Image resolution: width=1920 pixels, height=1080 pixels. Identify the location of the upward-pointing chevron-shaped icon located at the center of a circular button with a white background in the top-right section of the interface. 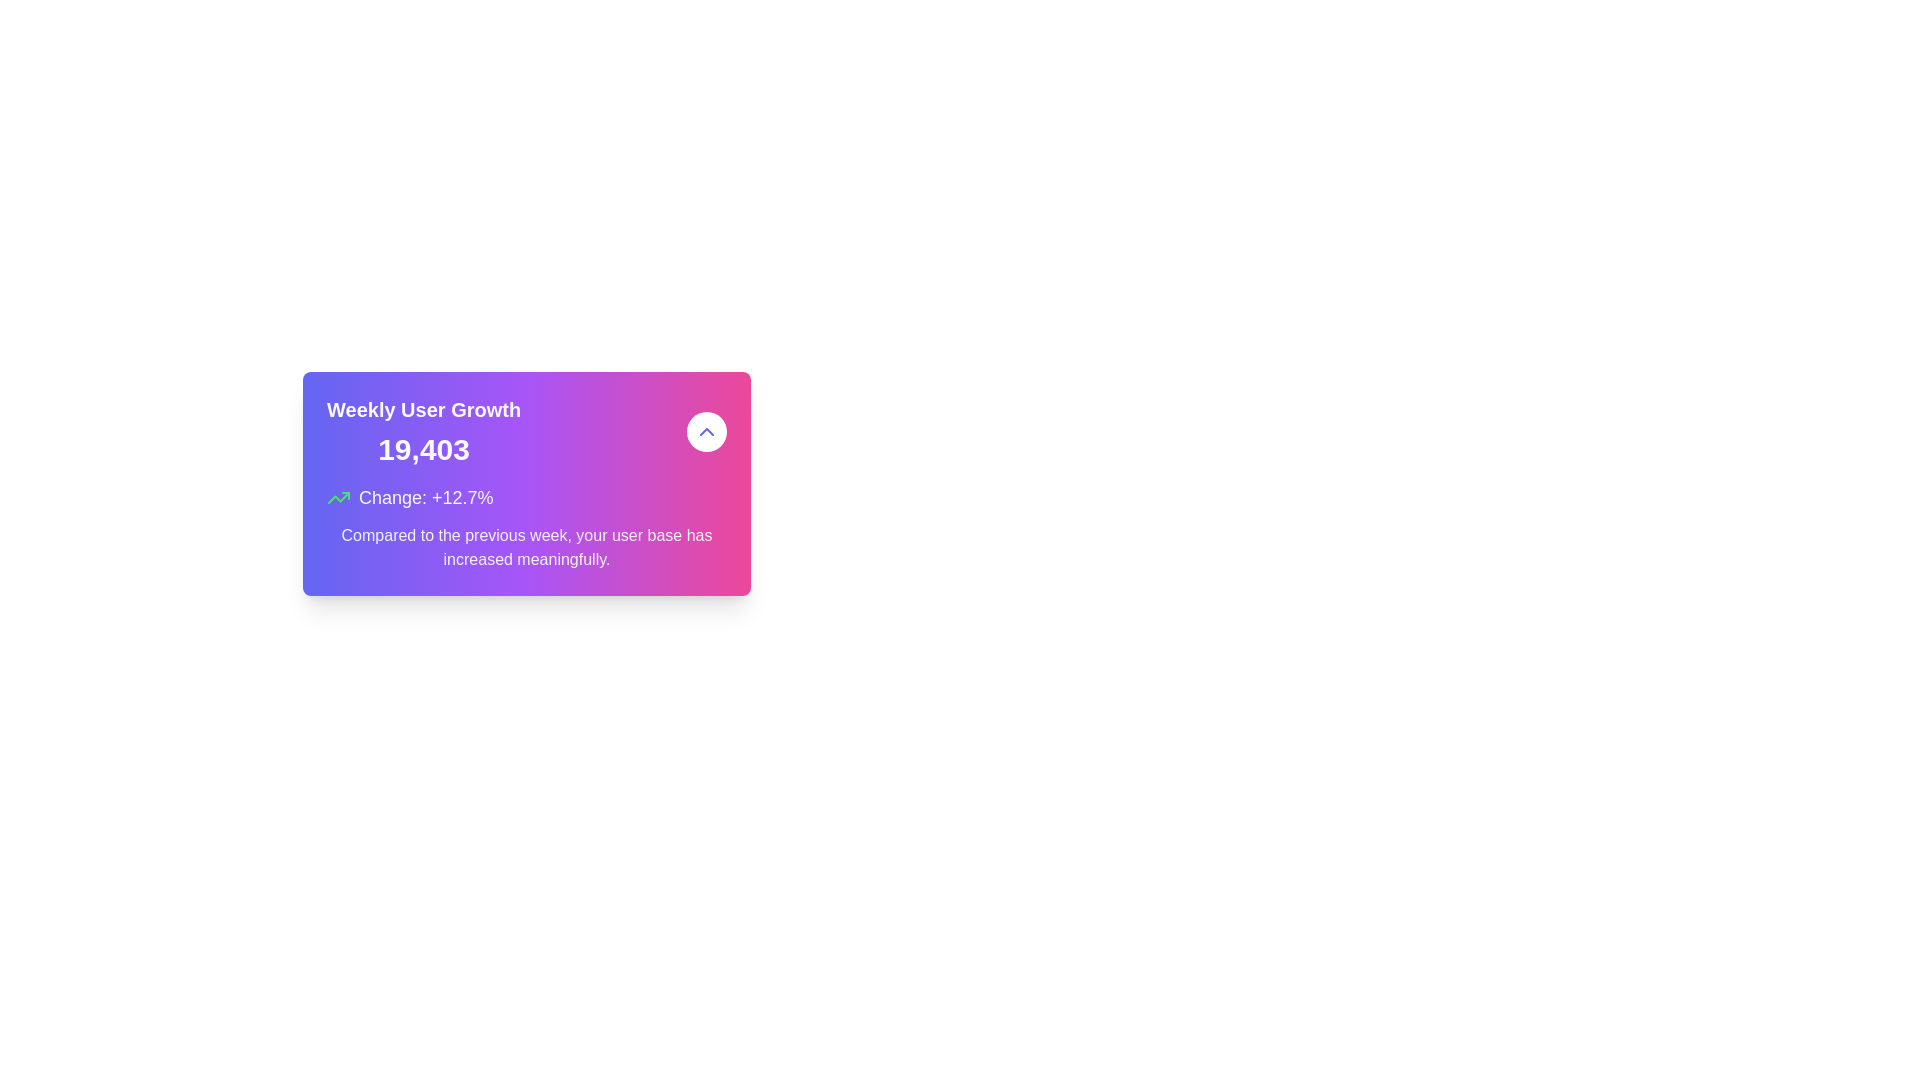
(706, 431).